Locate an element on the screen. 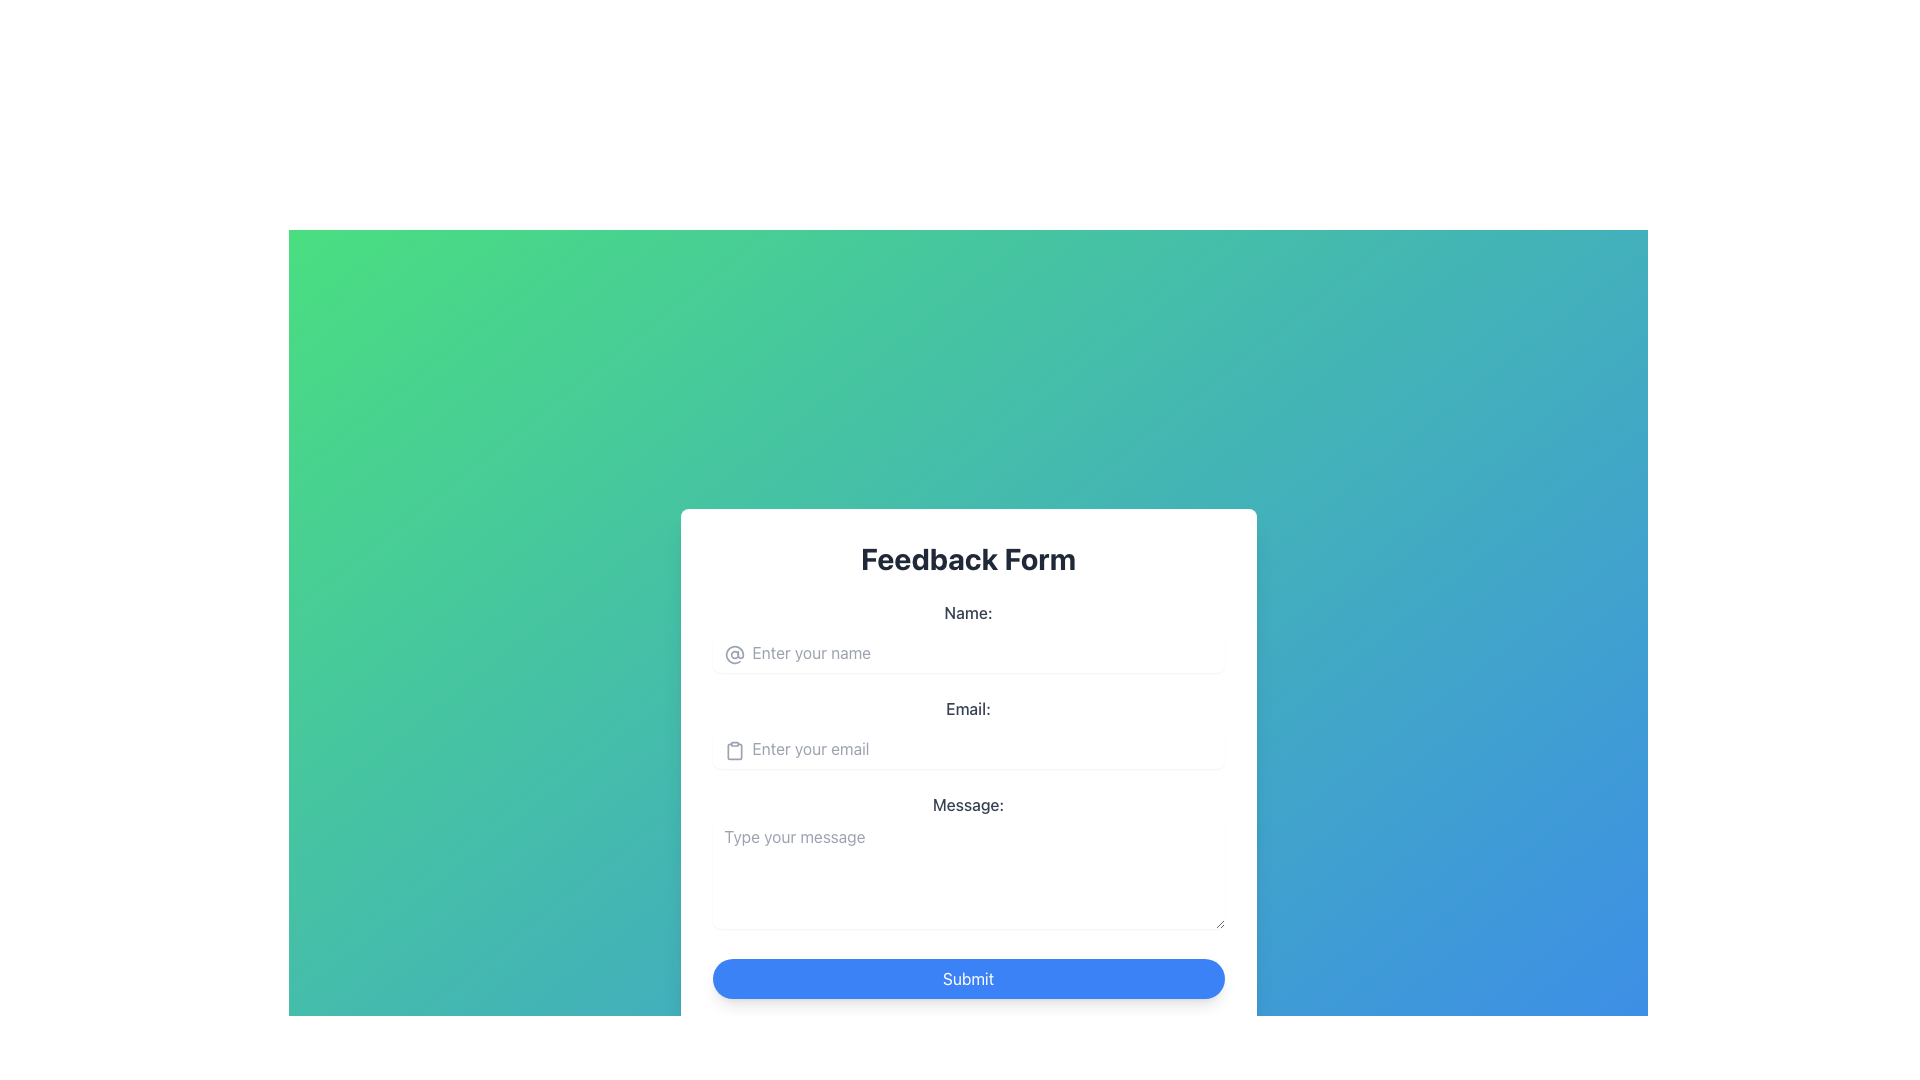  the 'Name:' label in the feedback form, which is styled in dark gray and positioned above the name input field is located at coordinates (968, 612).